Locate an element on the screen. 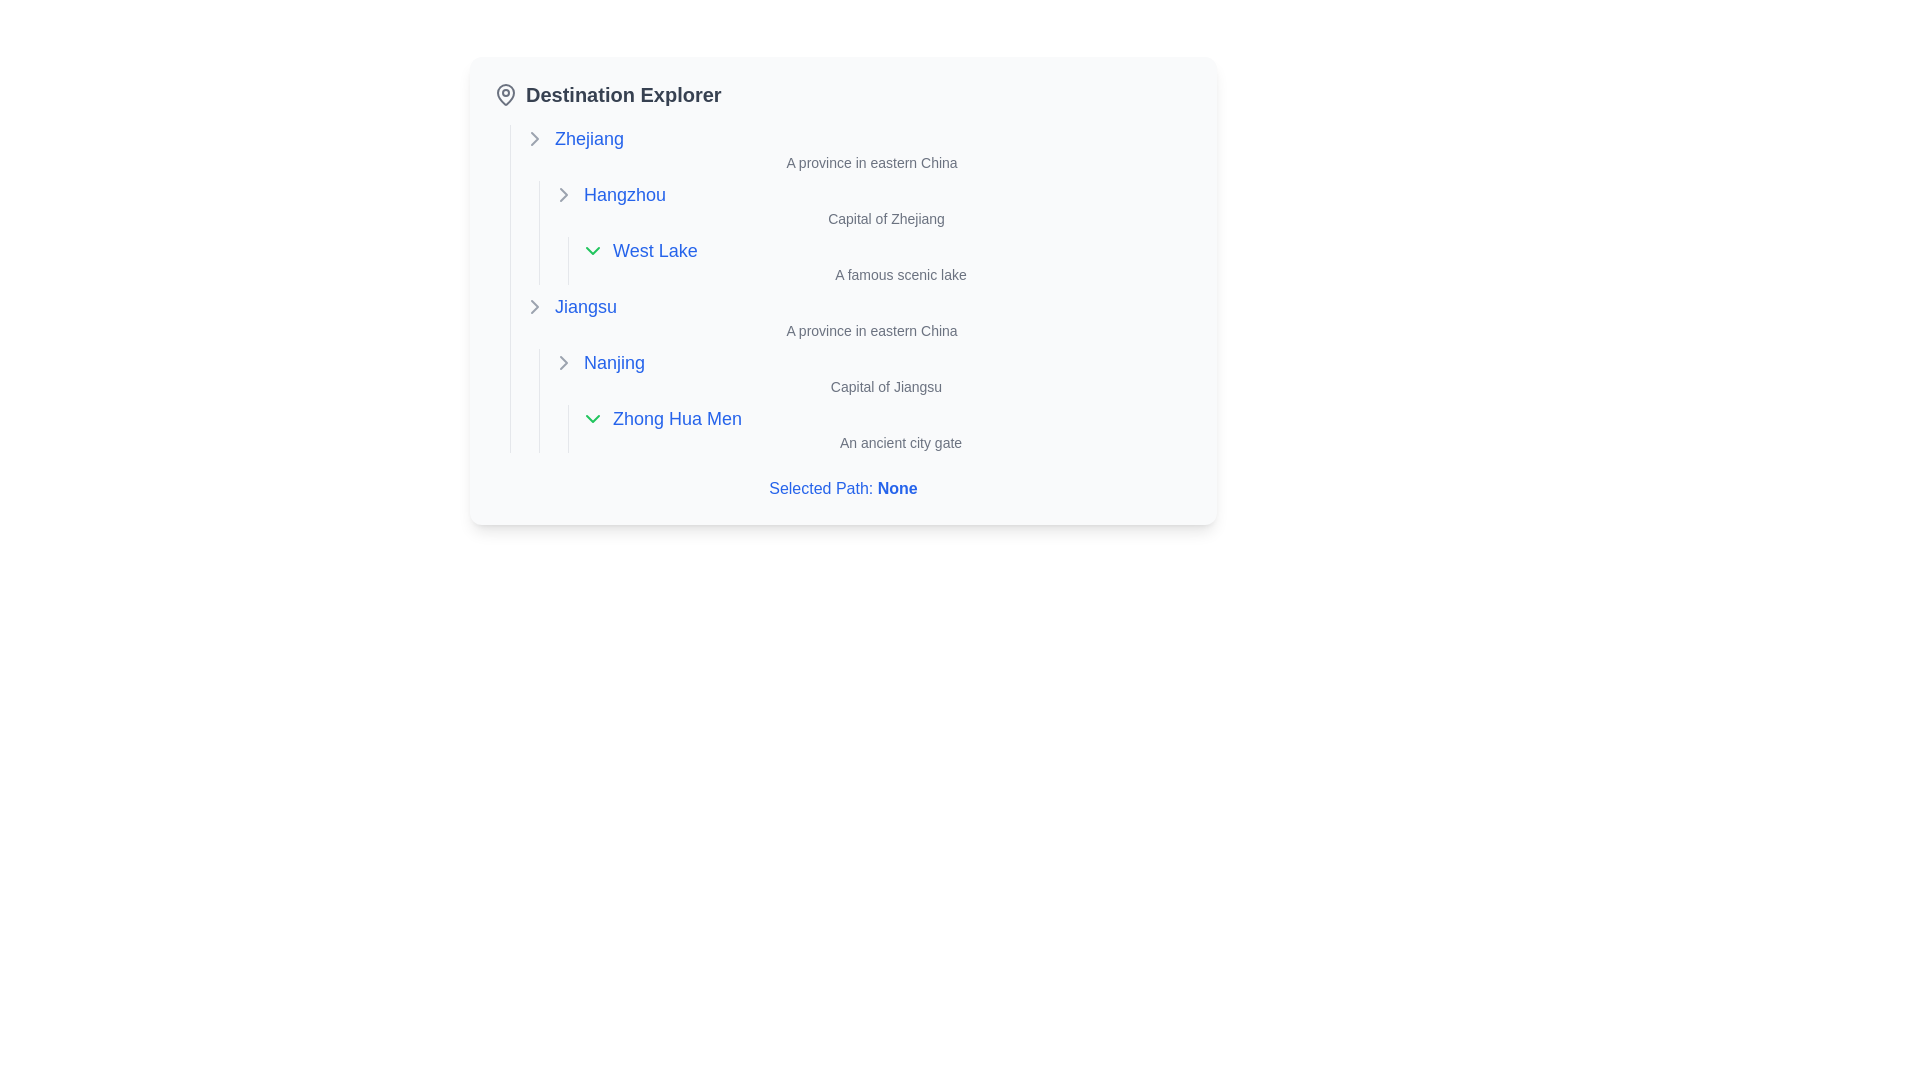 Image resolution: width=1920 pixels, height=1080 pixels. the static text label reading 'A famous scenic lake' located under the 'West Lake' category is located at coordinates (886, 274).